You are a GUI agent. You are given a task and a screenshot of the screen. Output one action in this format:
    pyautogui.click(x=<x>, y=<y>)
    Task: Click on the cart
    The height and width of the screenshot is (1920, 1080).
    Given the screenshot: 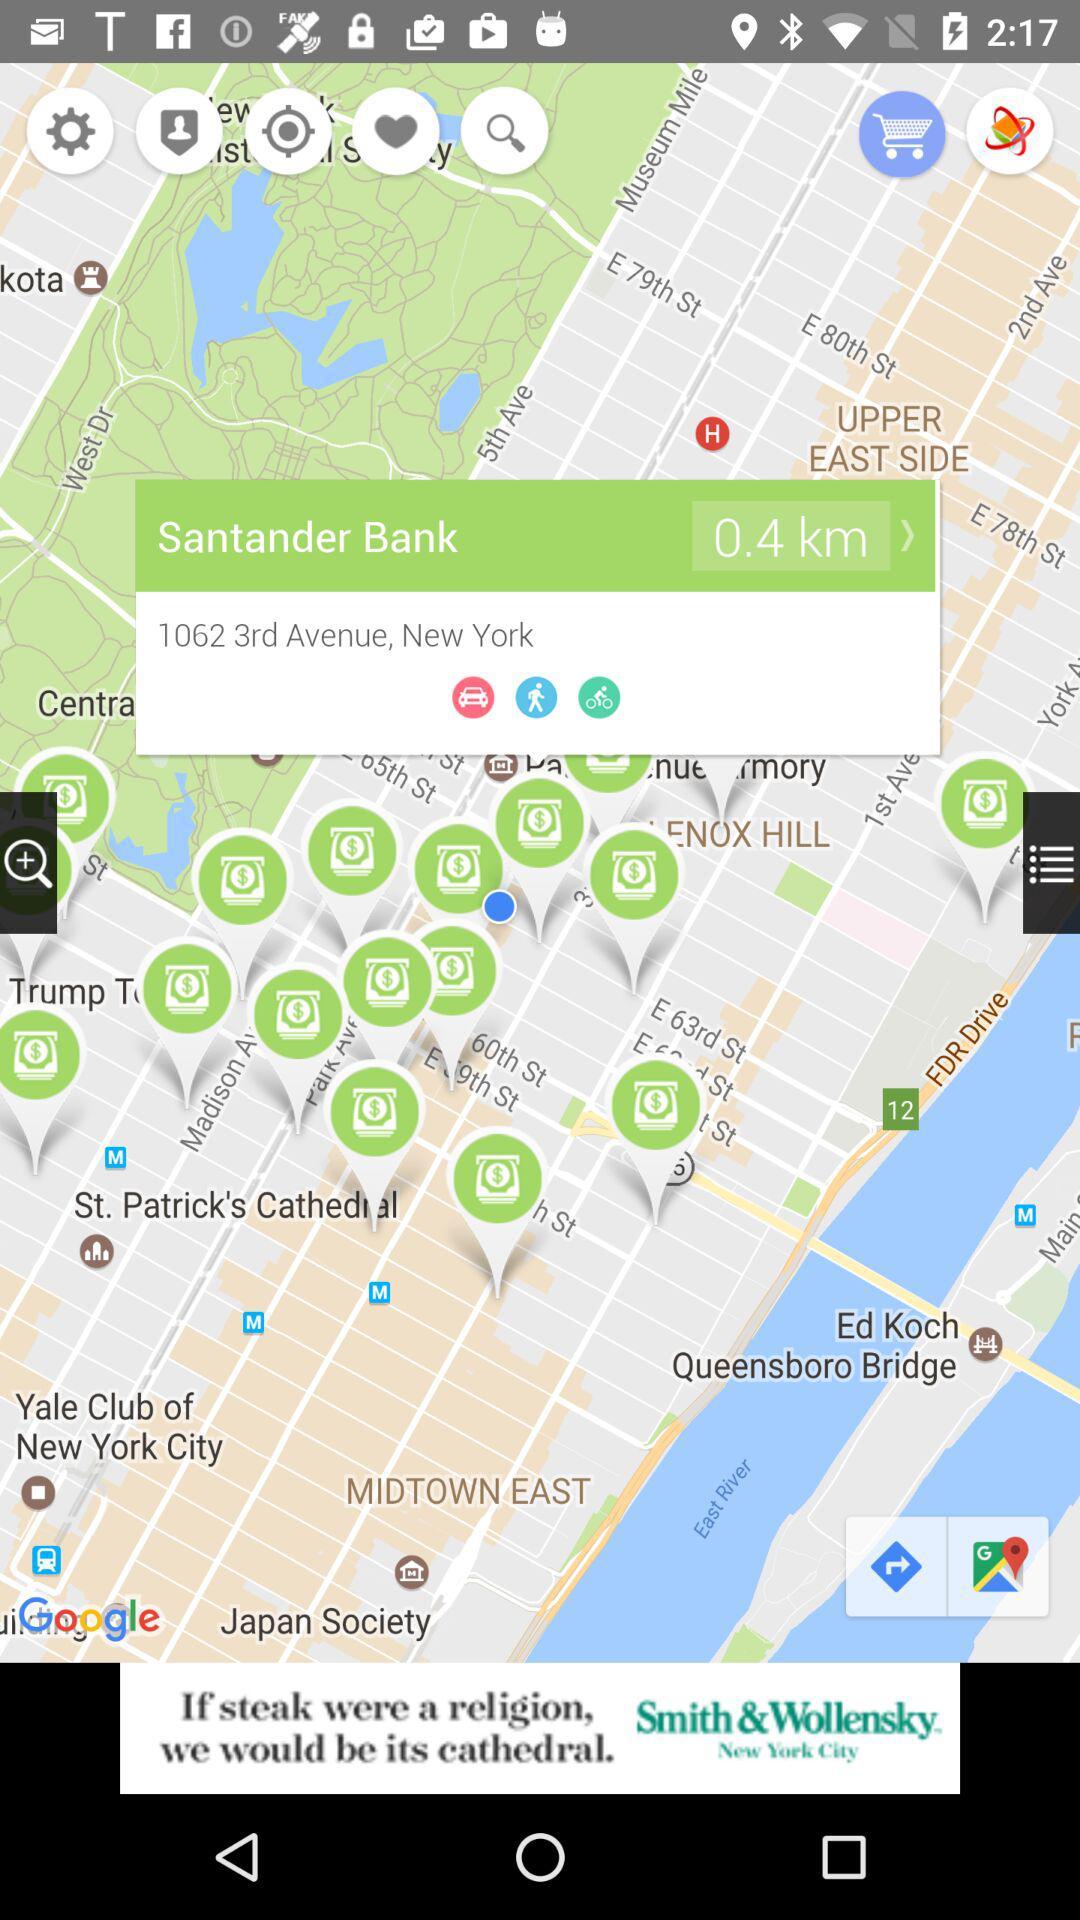 What is the action you would take?
    pyautogui.click(x=902, y=135)
    